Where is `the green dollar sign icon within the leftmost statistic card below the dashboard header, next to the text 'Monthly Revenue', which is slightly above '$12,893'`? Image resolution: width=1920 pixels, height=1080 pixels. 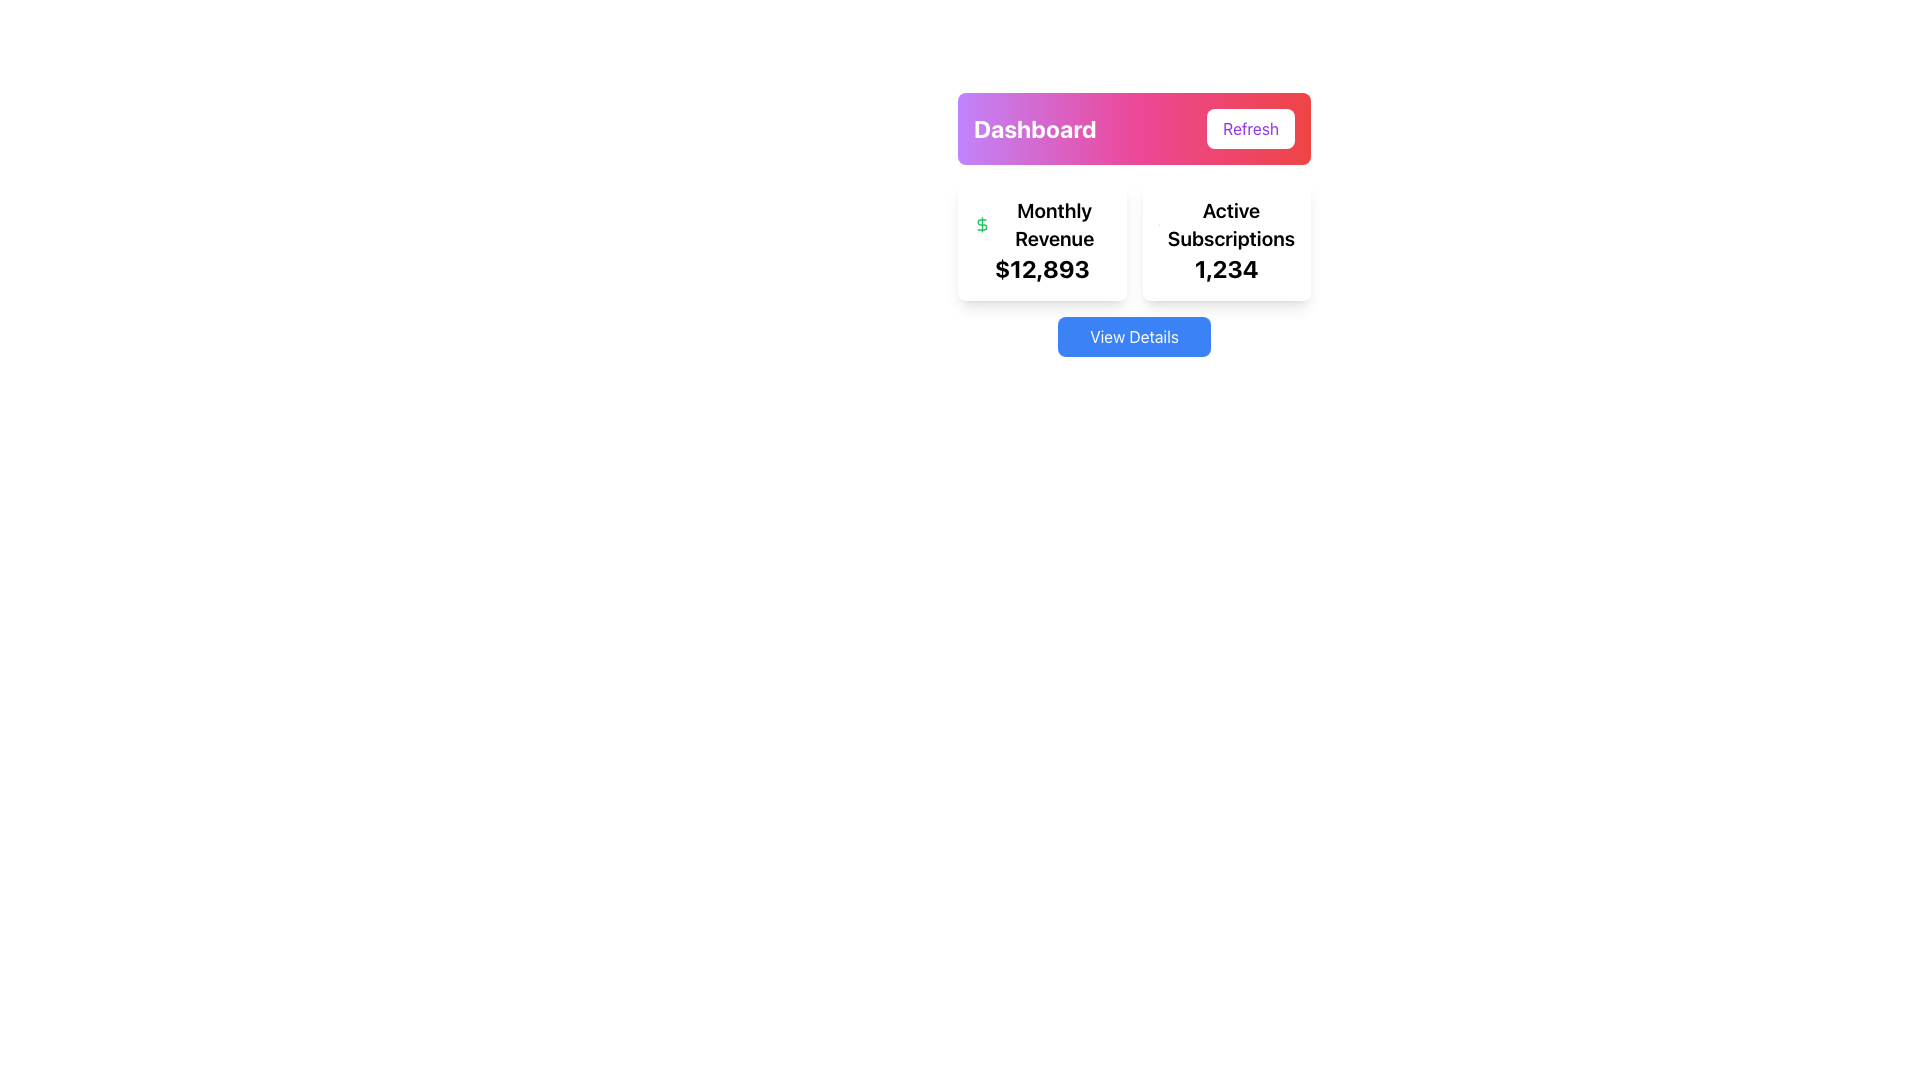 the green dollar sign icon within the leftmost statistic card below the dashboard header, next to the text 'Monthly Revenue', which is slightly above '$12,893' is located at coordinates (982, 224).